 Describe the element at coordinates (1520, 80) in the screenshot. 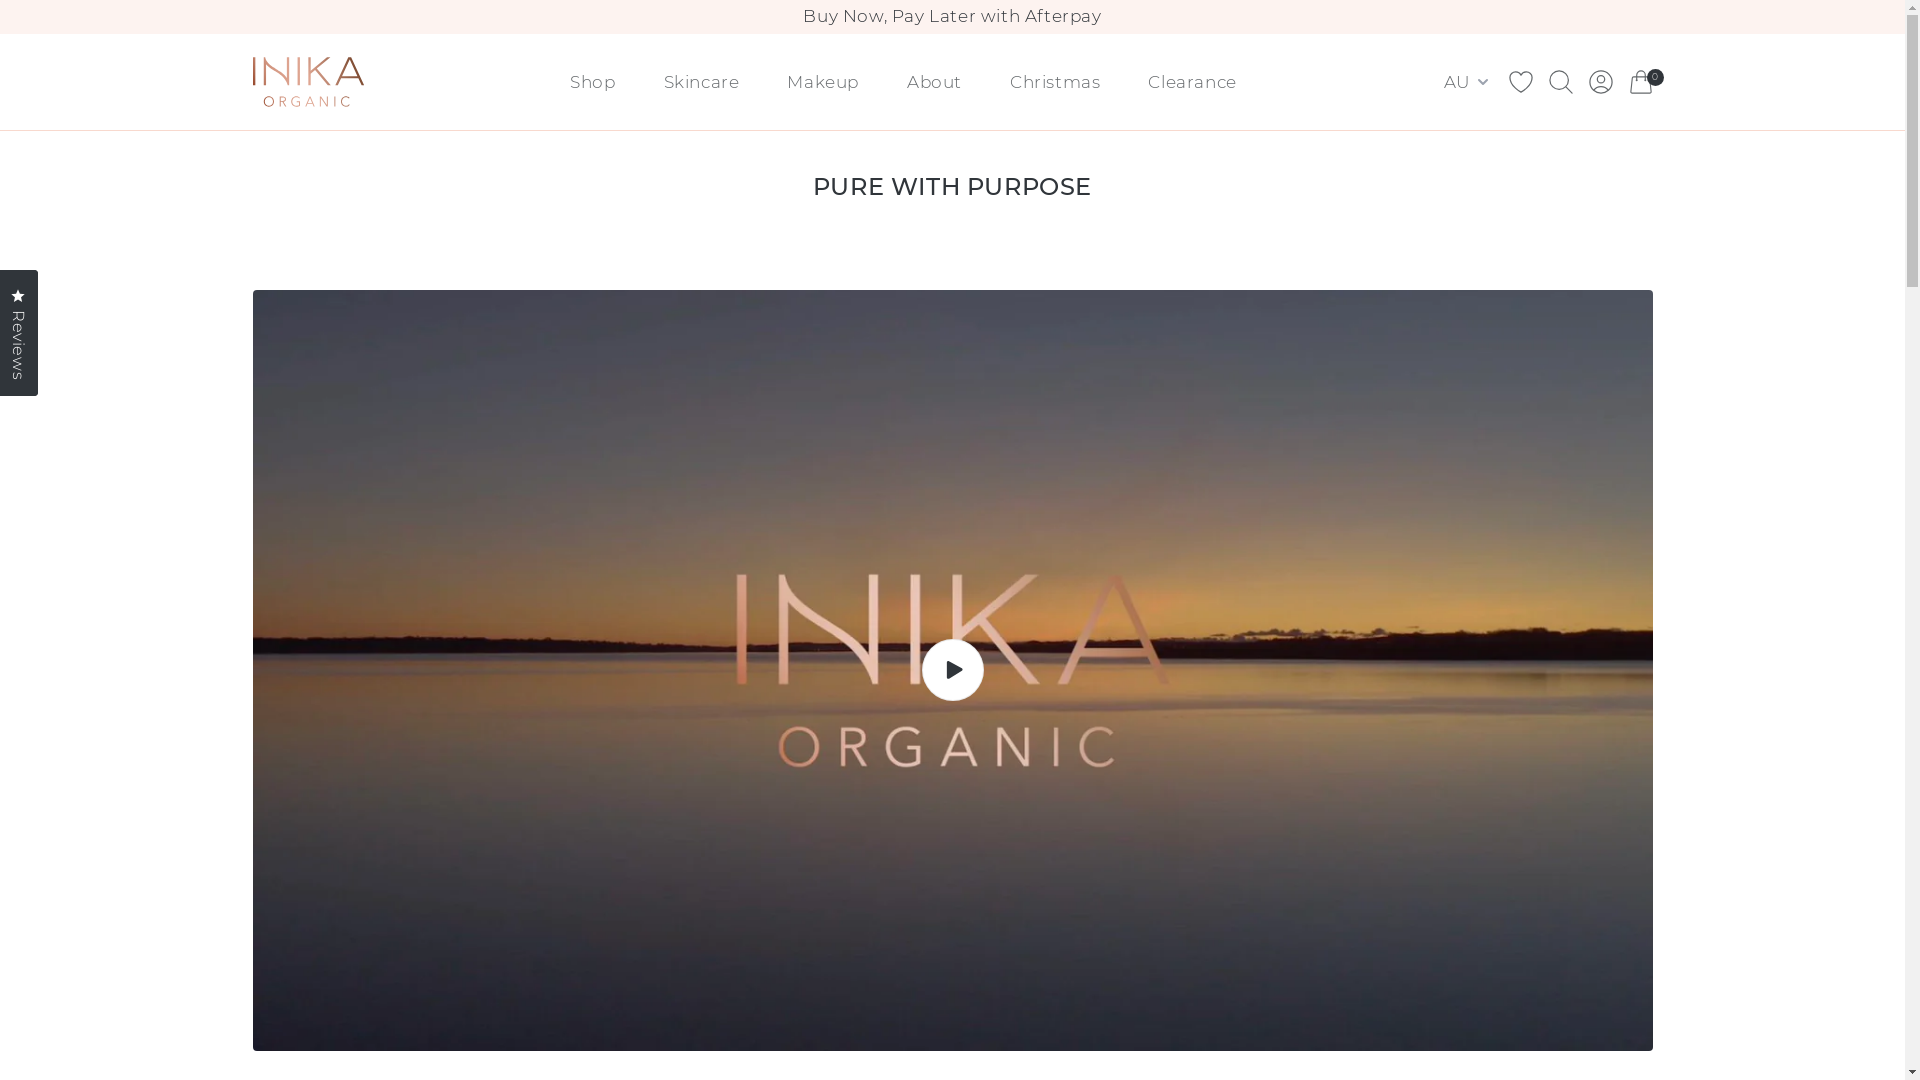

I see `'Wishlist Icon'` at that location.